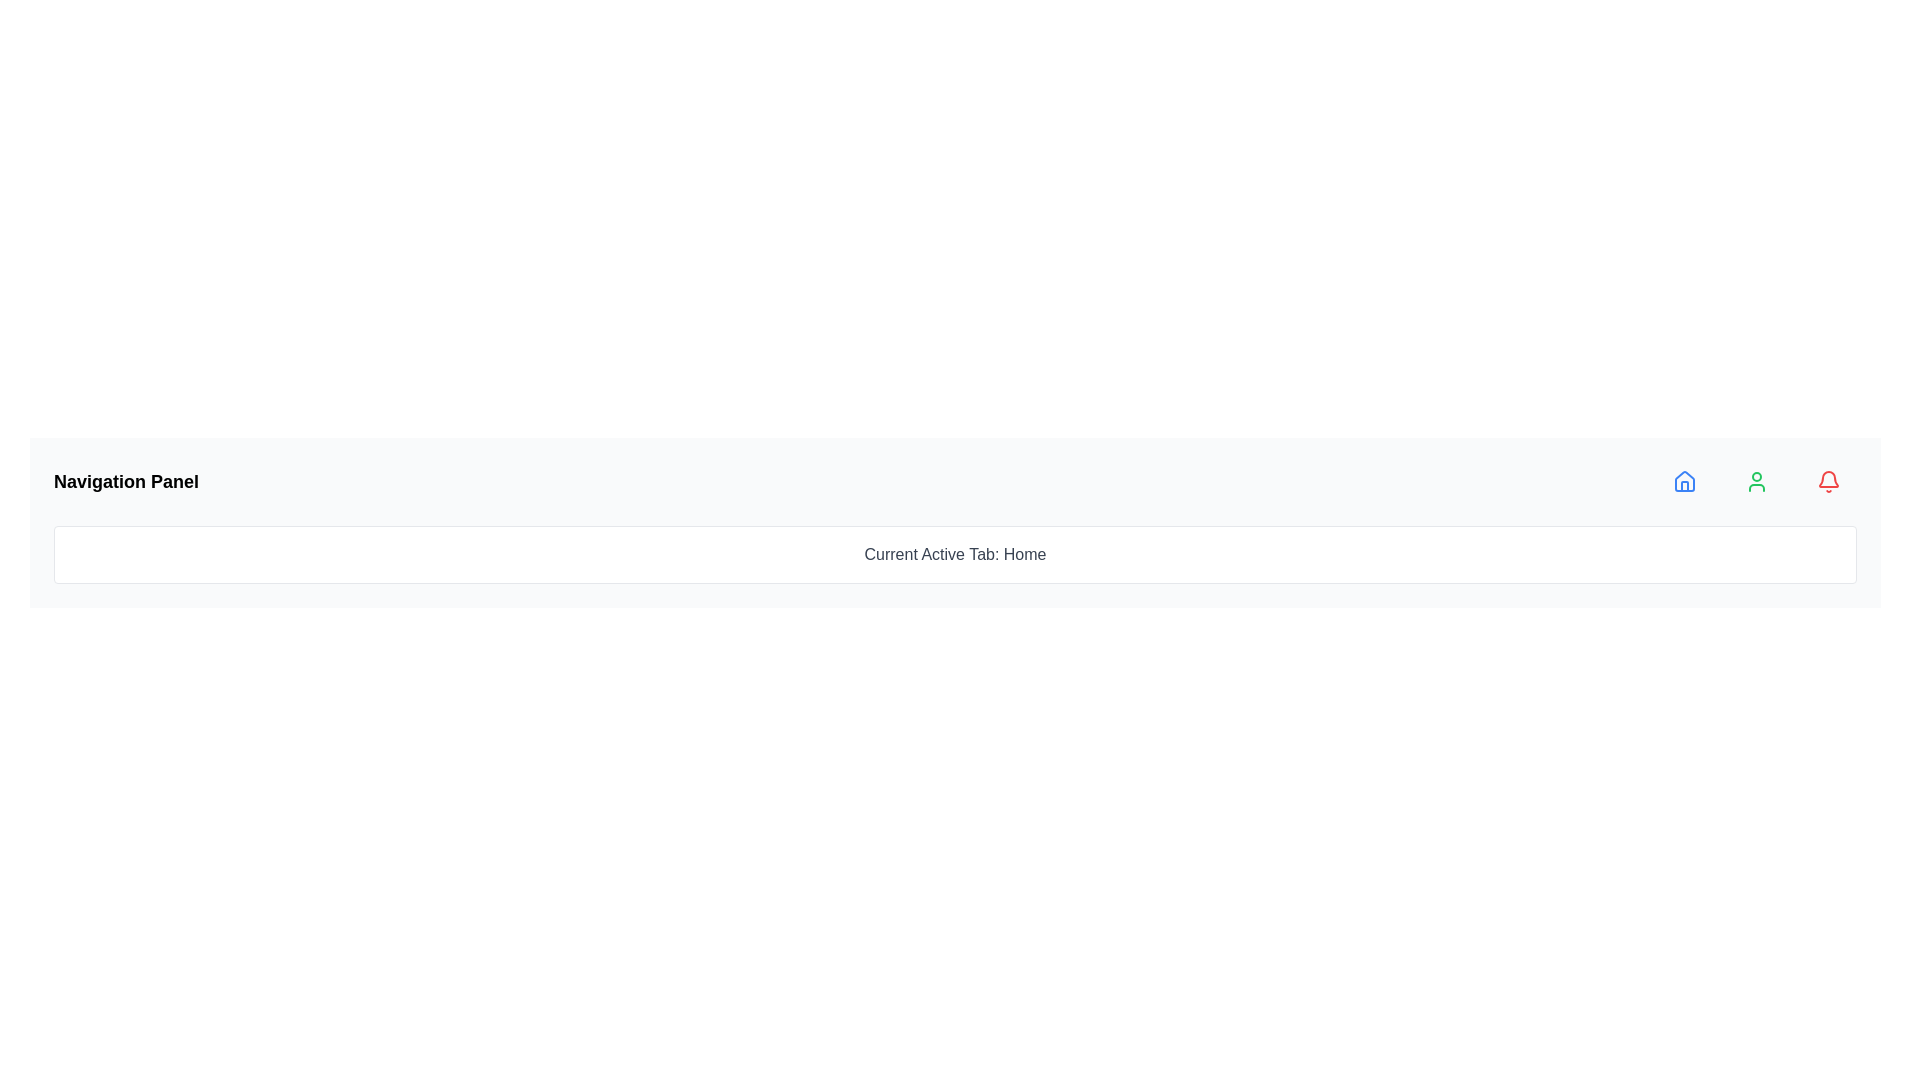 This screenshot has height=1080, width=1920. I want to click on the text display element that shows 'Current Active Tab: Home' styled in gray, positioned centrally under the navigation panel, so click(954, 555).